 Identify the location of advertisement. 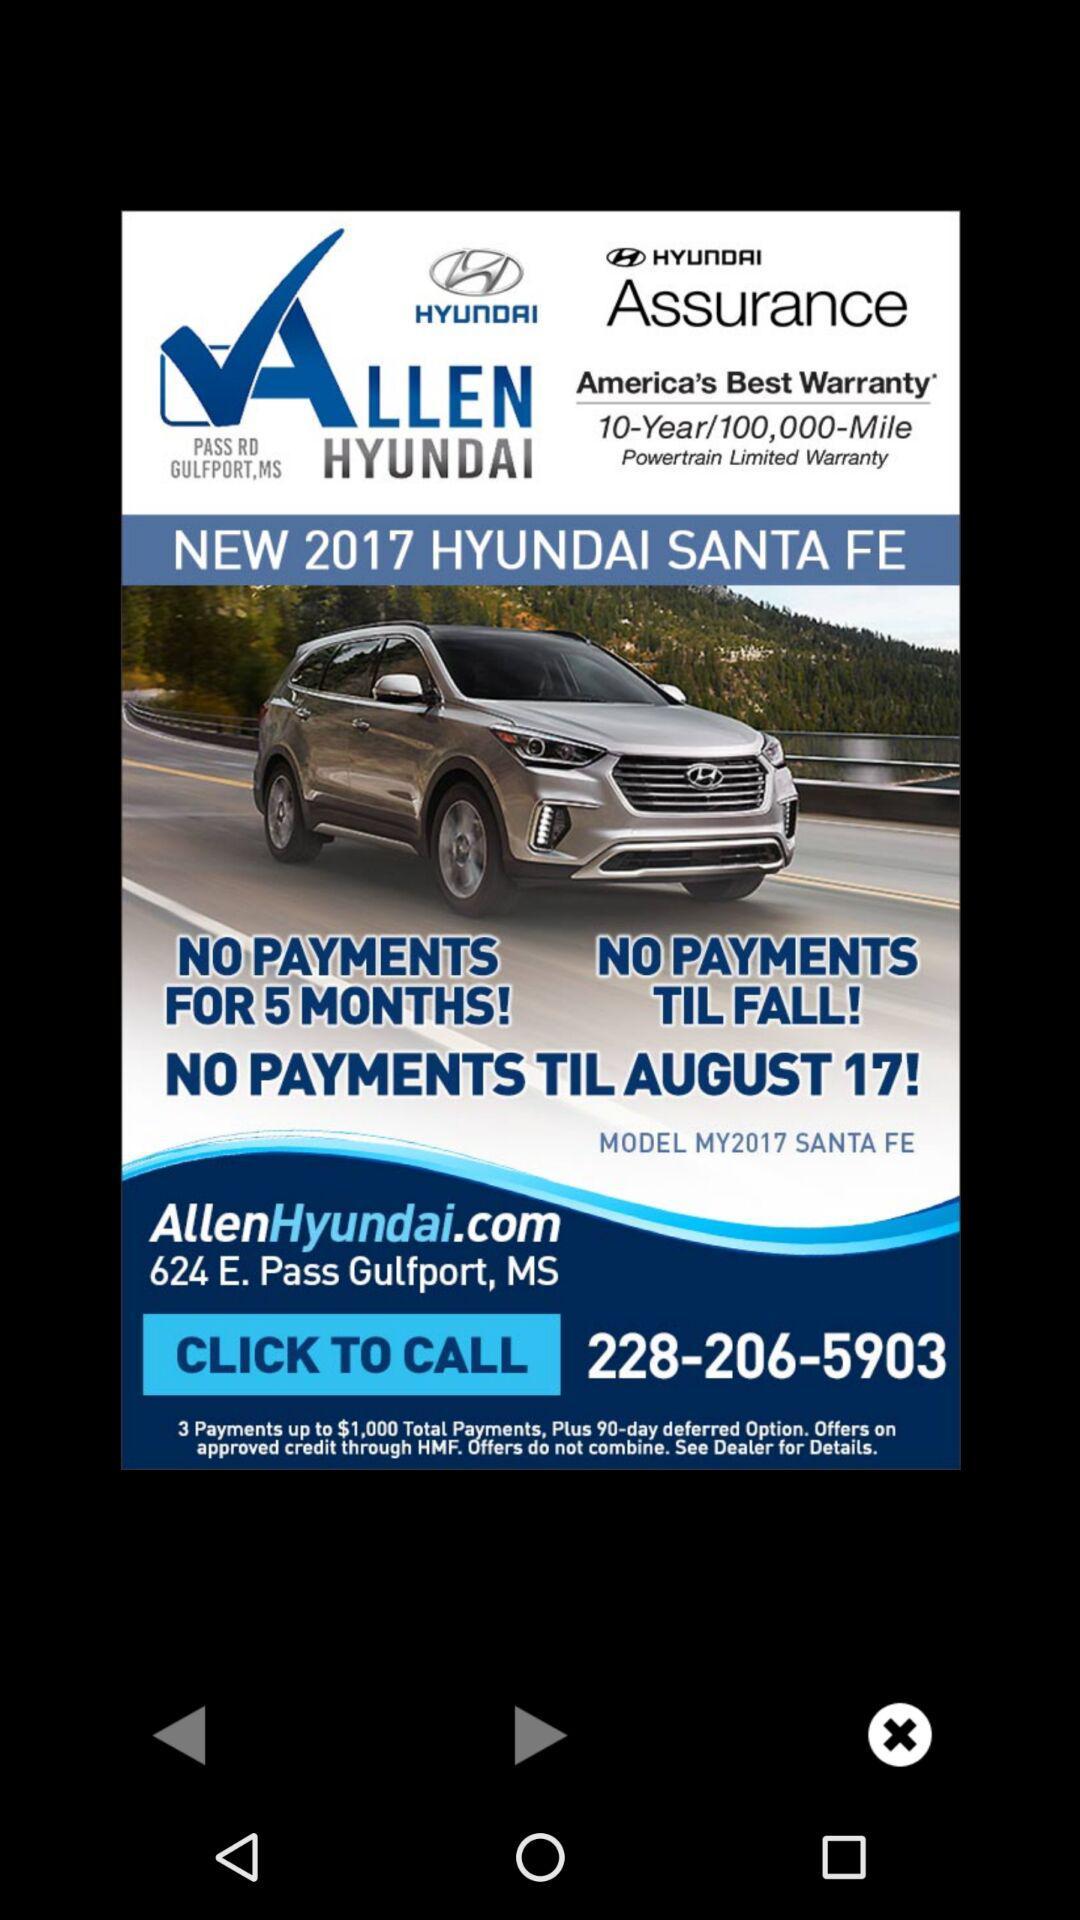
(898, 1733).